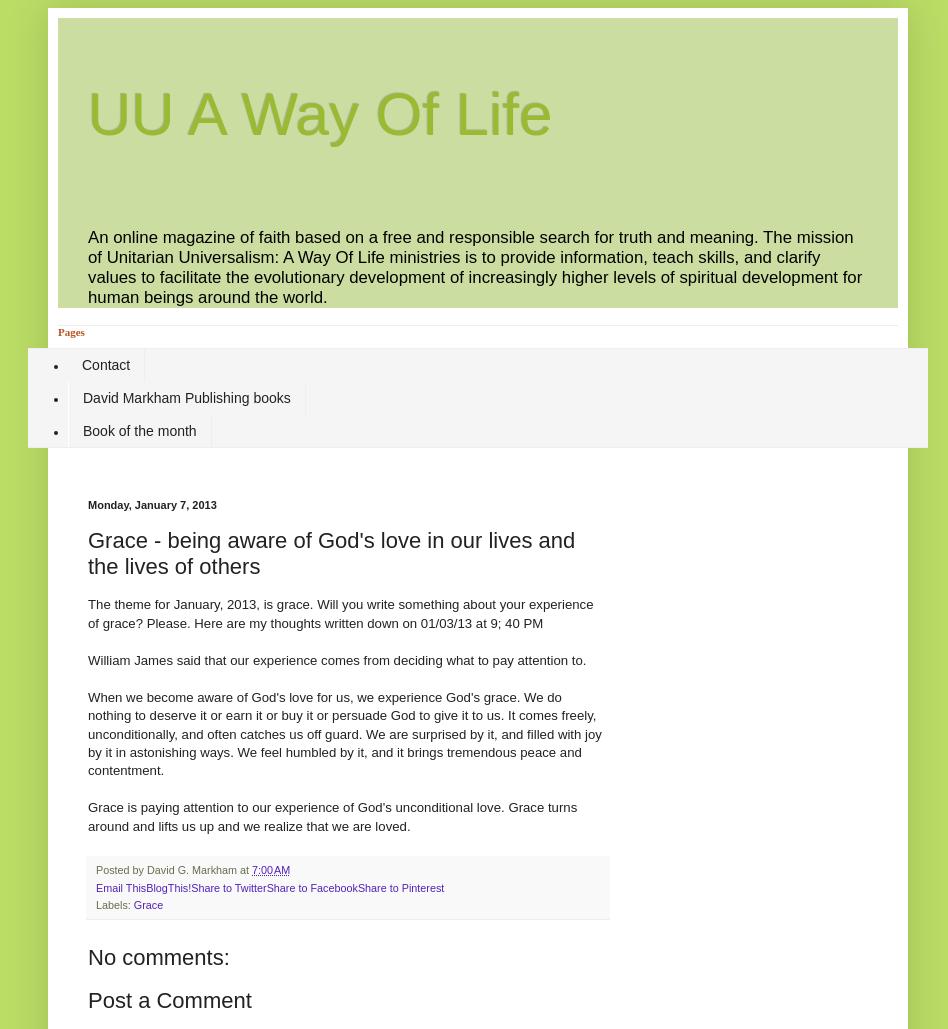 This screenshot has width=948, height=1029. What do you see at coordinates (157, 956) in the screenshot?
I see `'No comments:'` at bounding box center [157, 956].